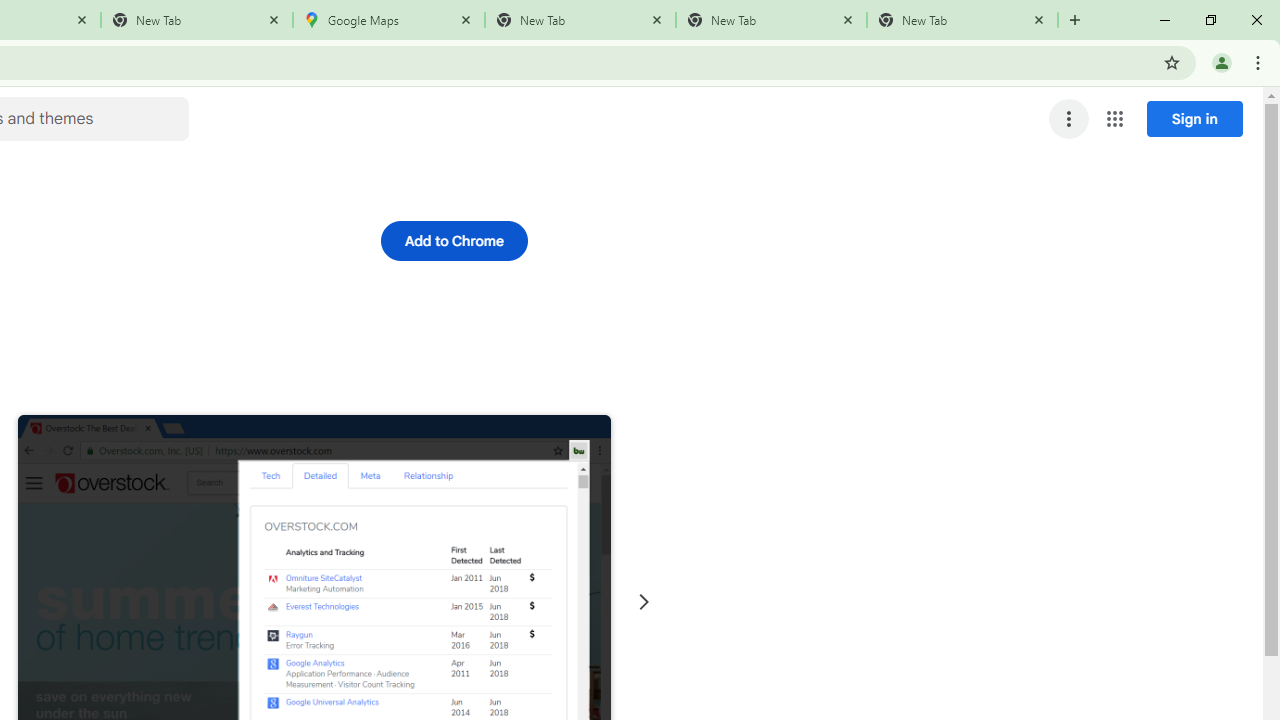  Describe the element at coordinates (962, 20) in the screenshot. I see `'New Tab'` at that location.